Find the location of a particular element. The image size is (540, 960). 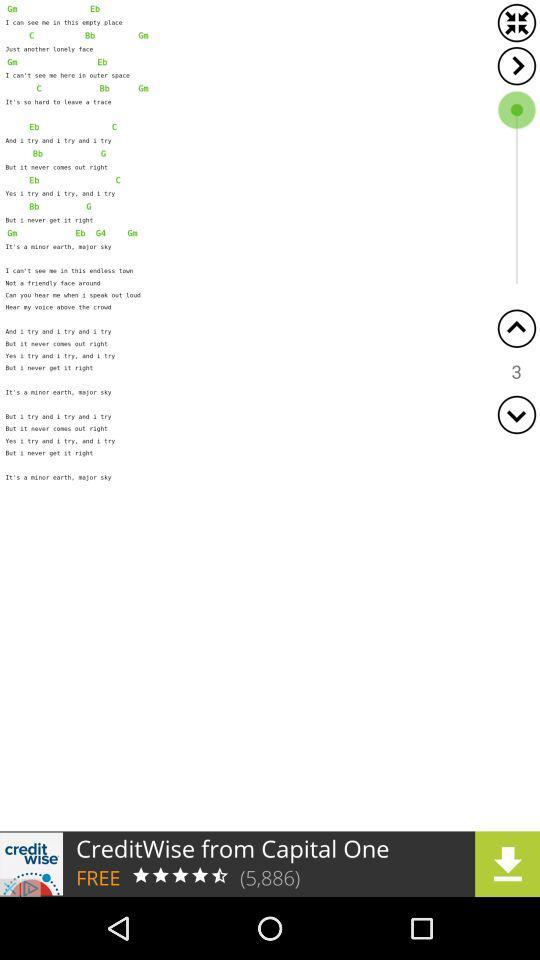

the fullscreen icon is located at coordinates (516, 22).